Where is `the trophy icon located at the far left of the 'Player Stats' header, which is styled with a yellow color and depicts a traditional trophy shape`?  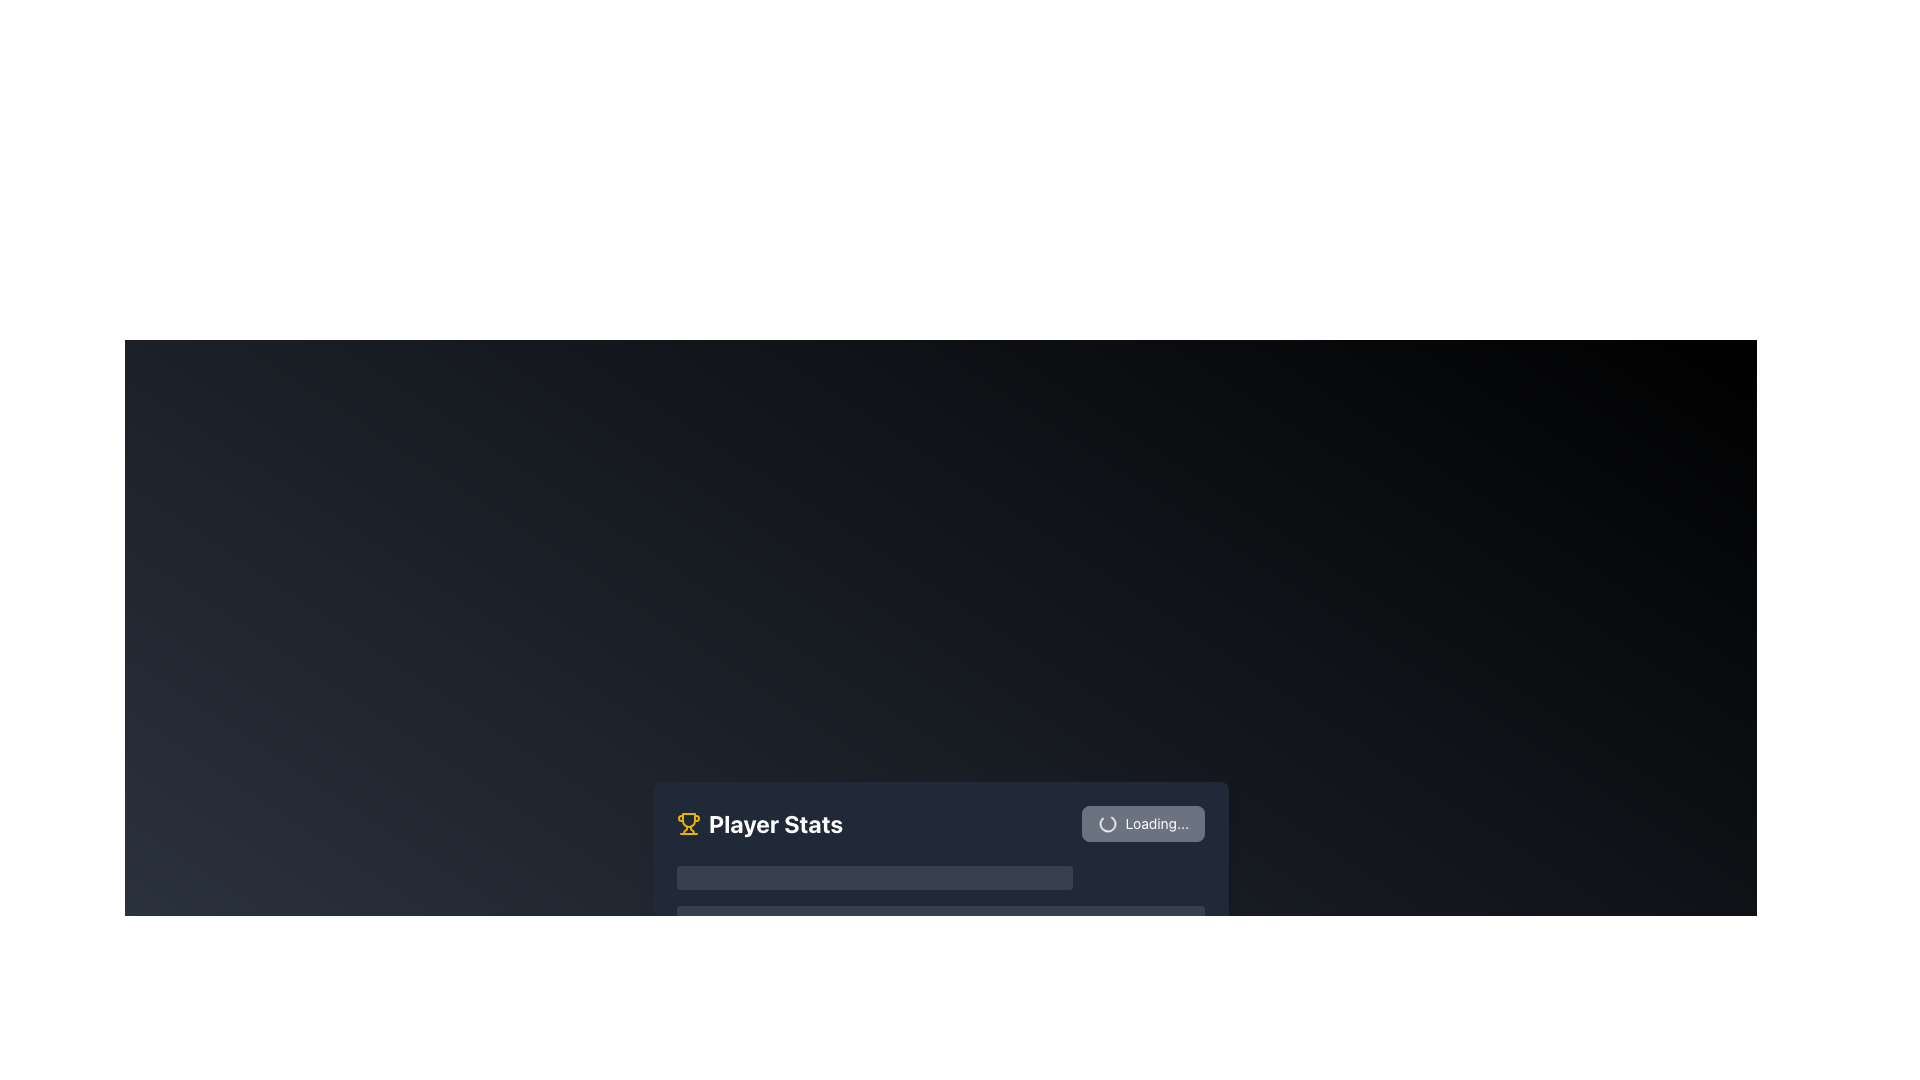
the trophy icon located at the far left of the 'Player Stats' header, which is styled with a yellow color and depicts a traditional trophy shape is located at coordinates (689, 824).